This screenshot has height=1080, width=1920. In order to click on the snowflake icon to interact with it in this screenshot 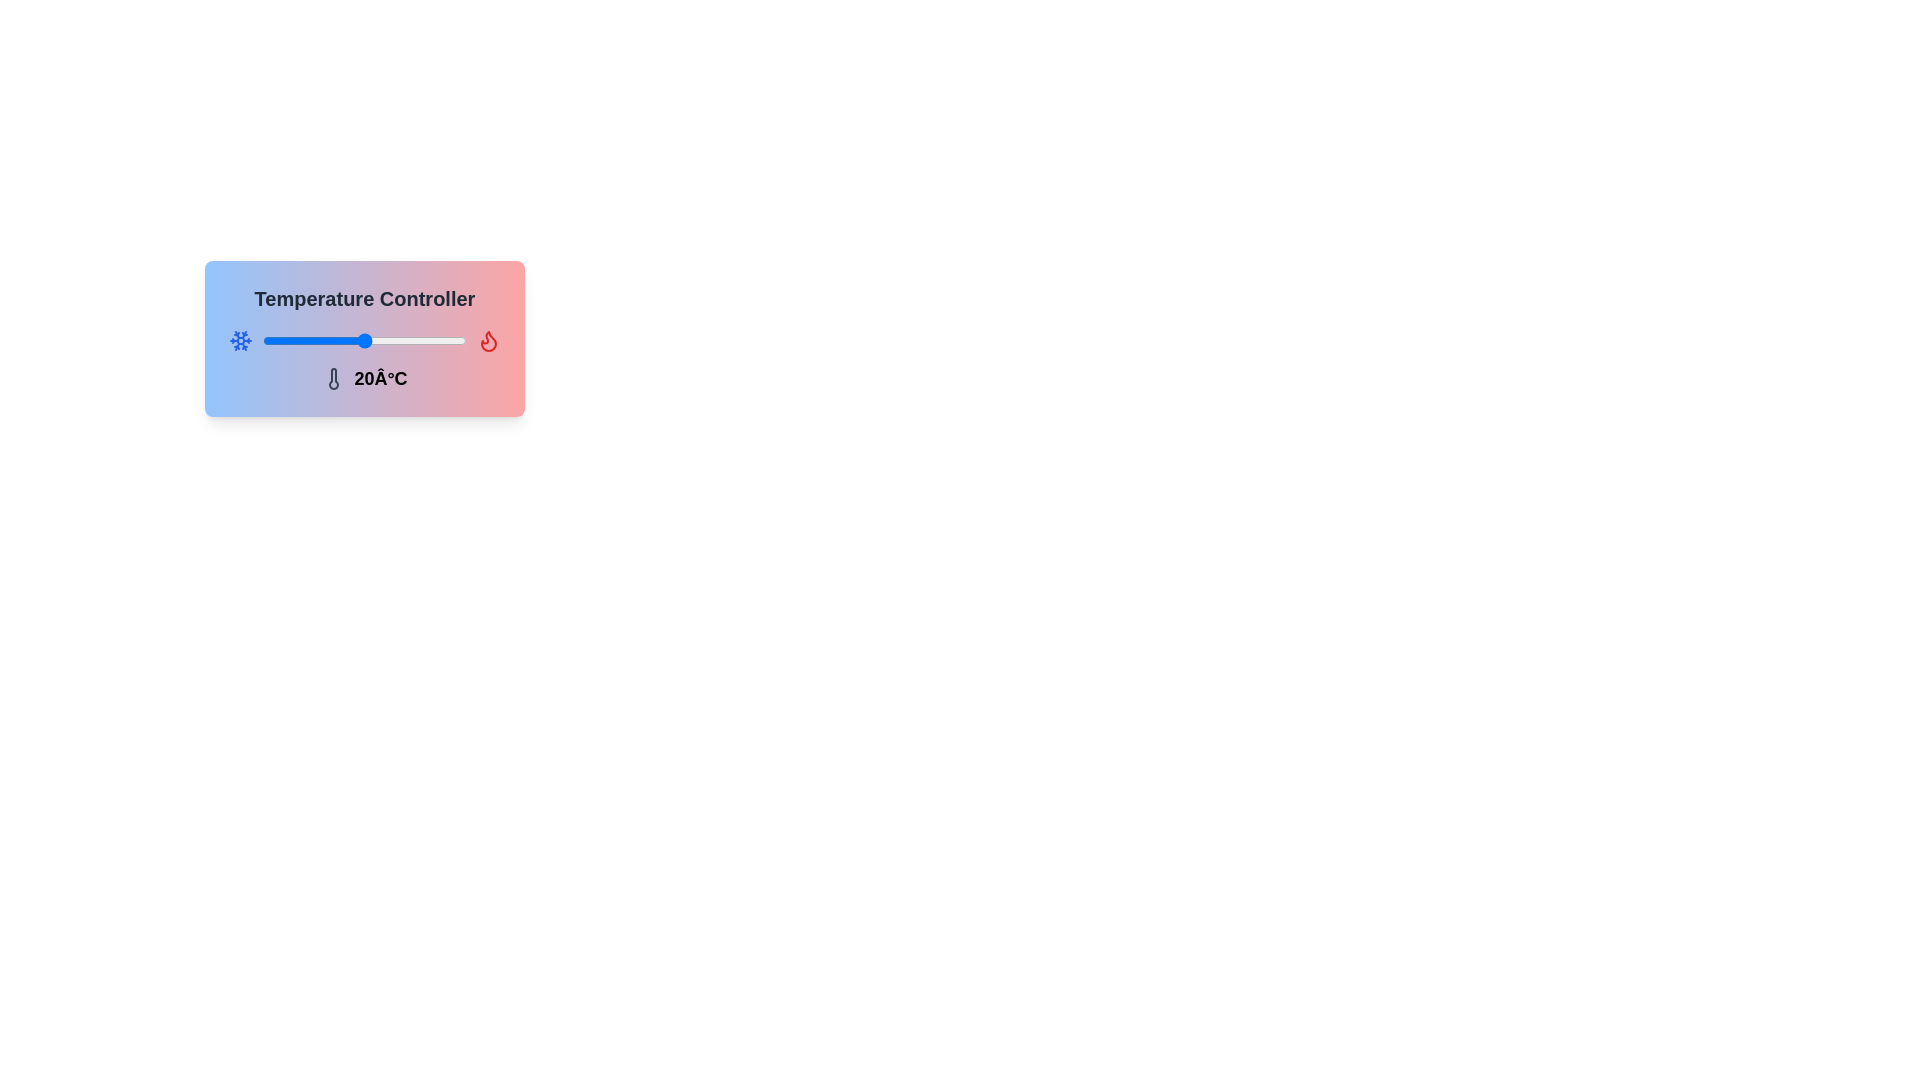, I will do `click(240, 339)`.